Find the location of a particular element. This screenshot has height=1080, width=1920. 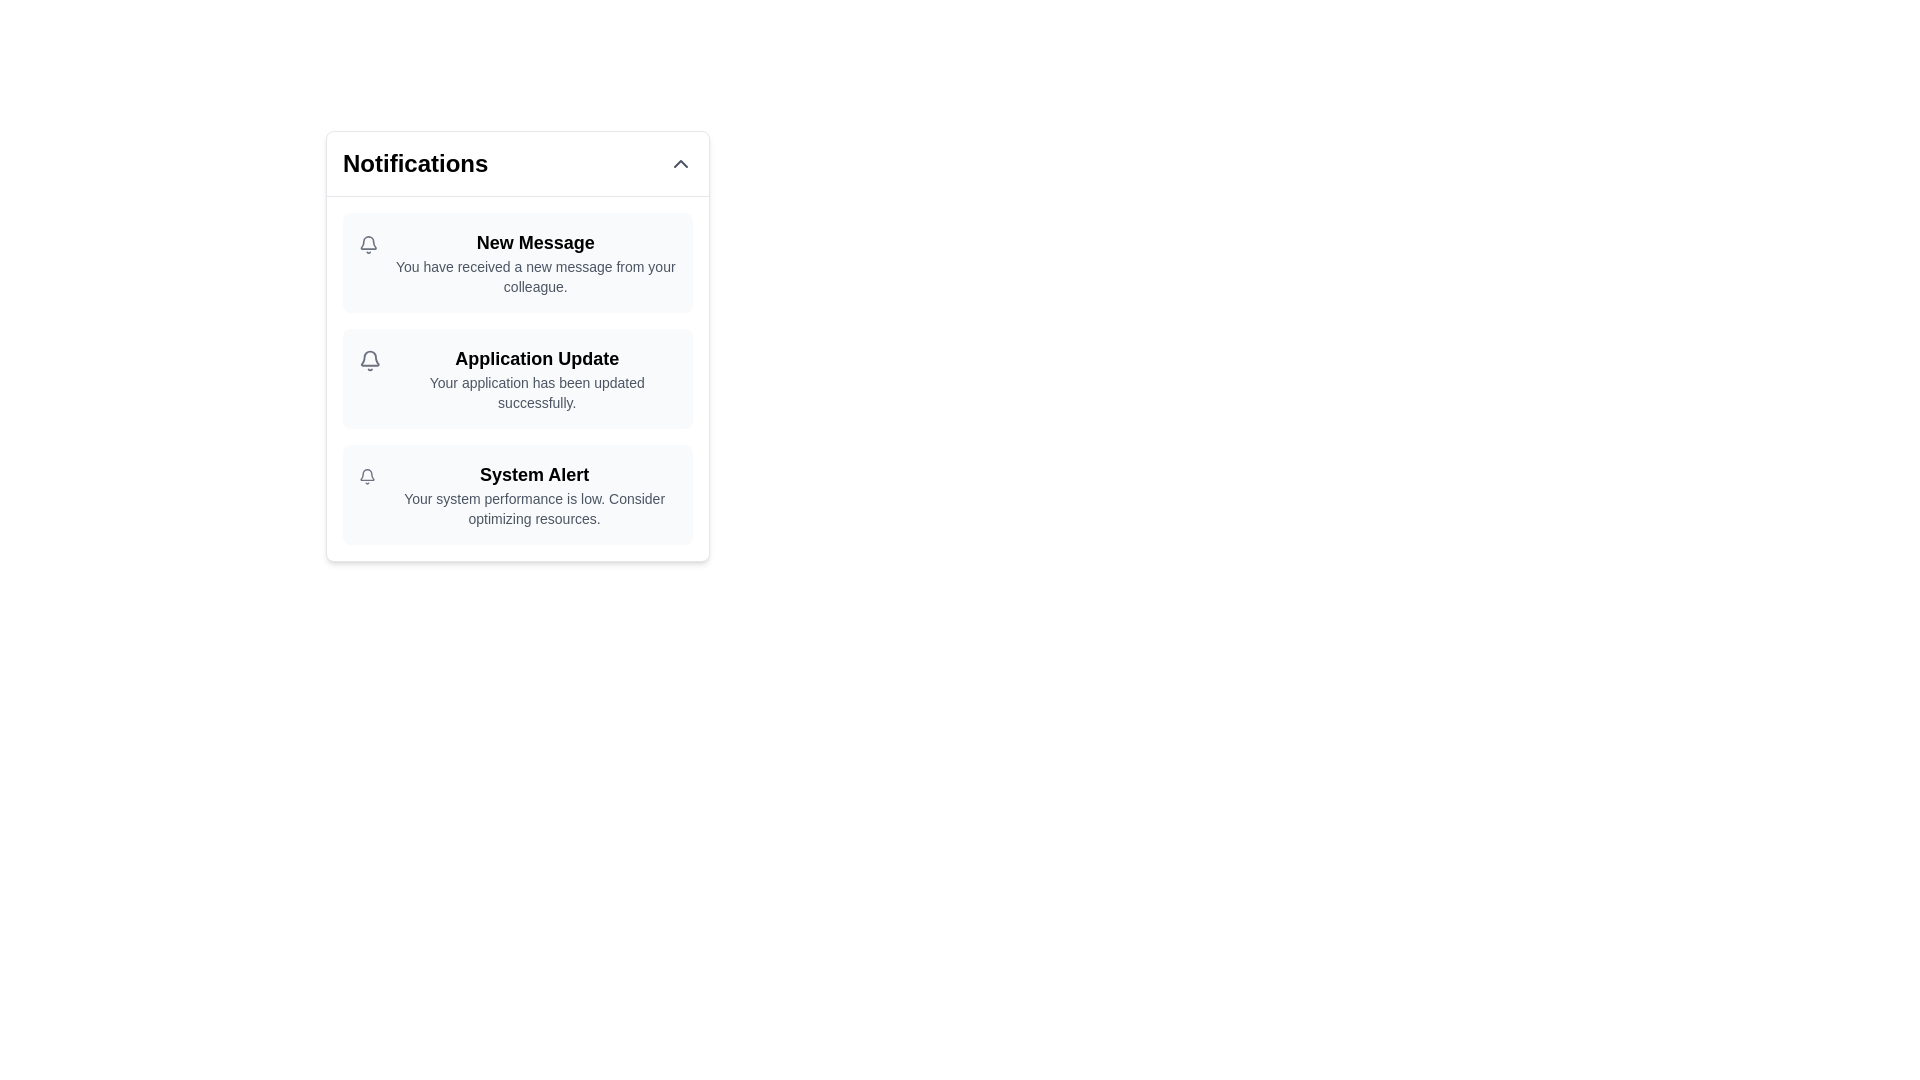

the bell icon representing the notification for 'Application Update' to focus on it is located at coordinates (370, 361).